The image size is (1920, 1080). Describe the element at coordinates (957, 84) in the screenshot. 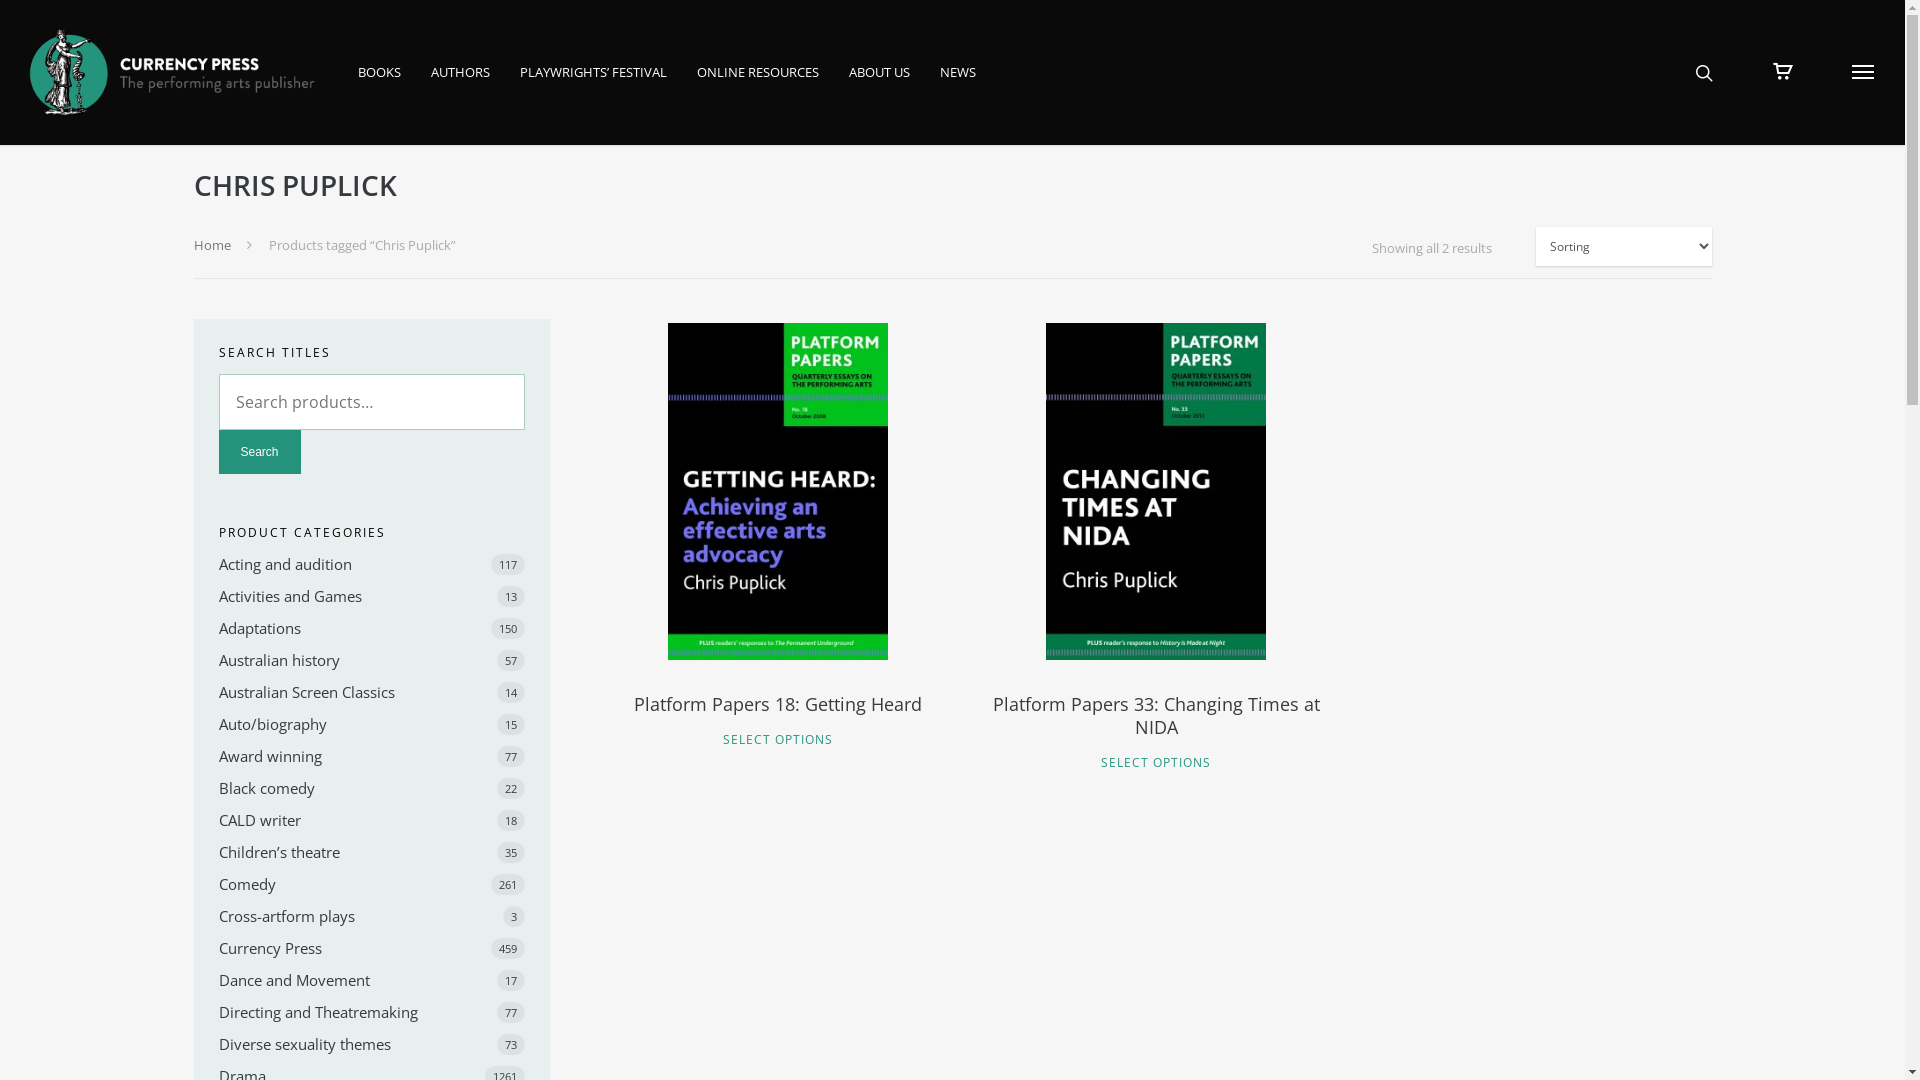

I see `'NEWS'` at that location.